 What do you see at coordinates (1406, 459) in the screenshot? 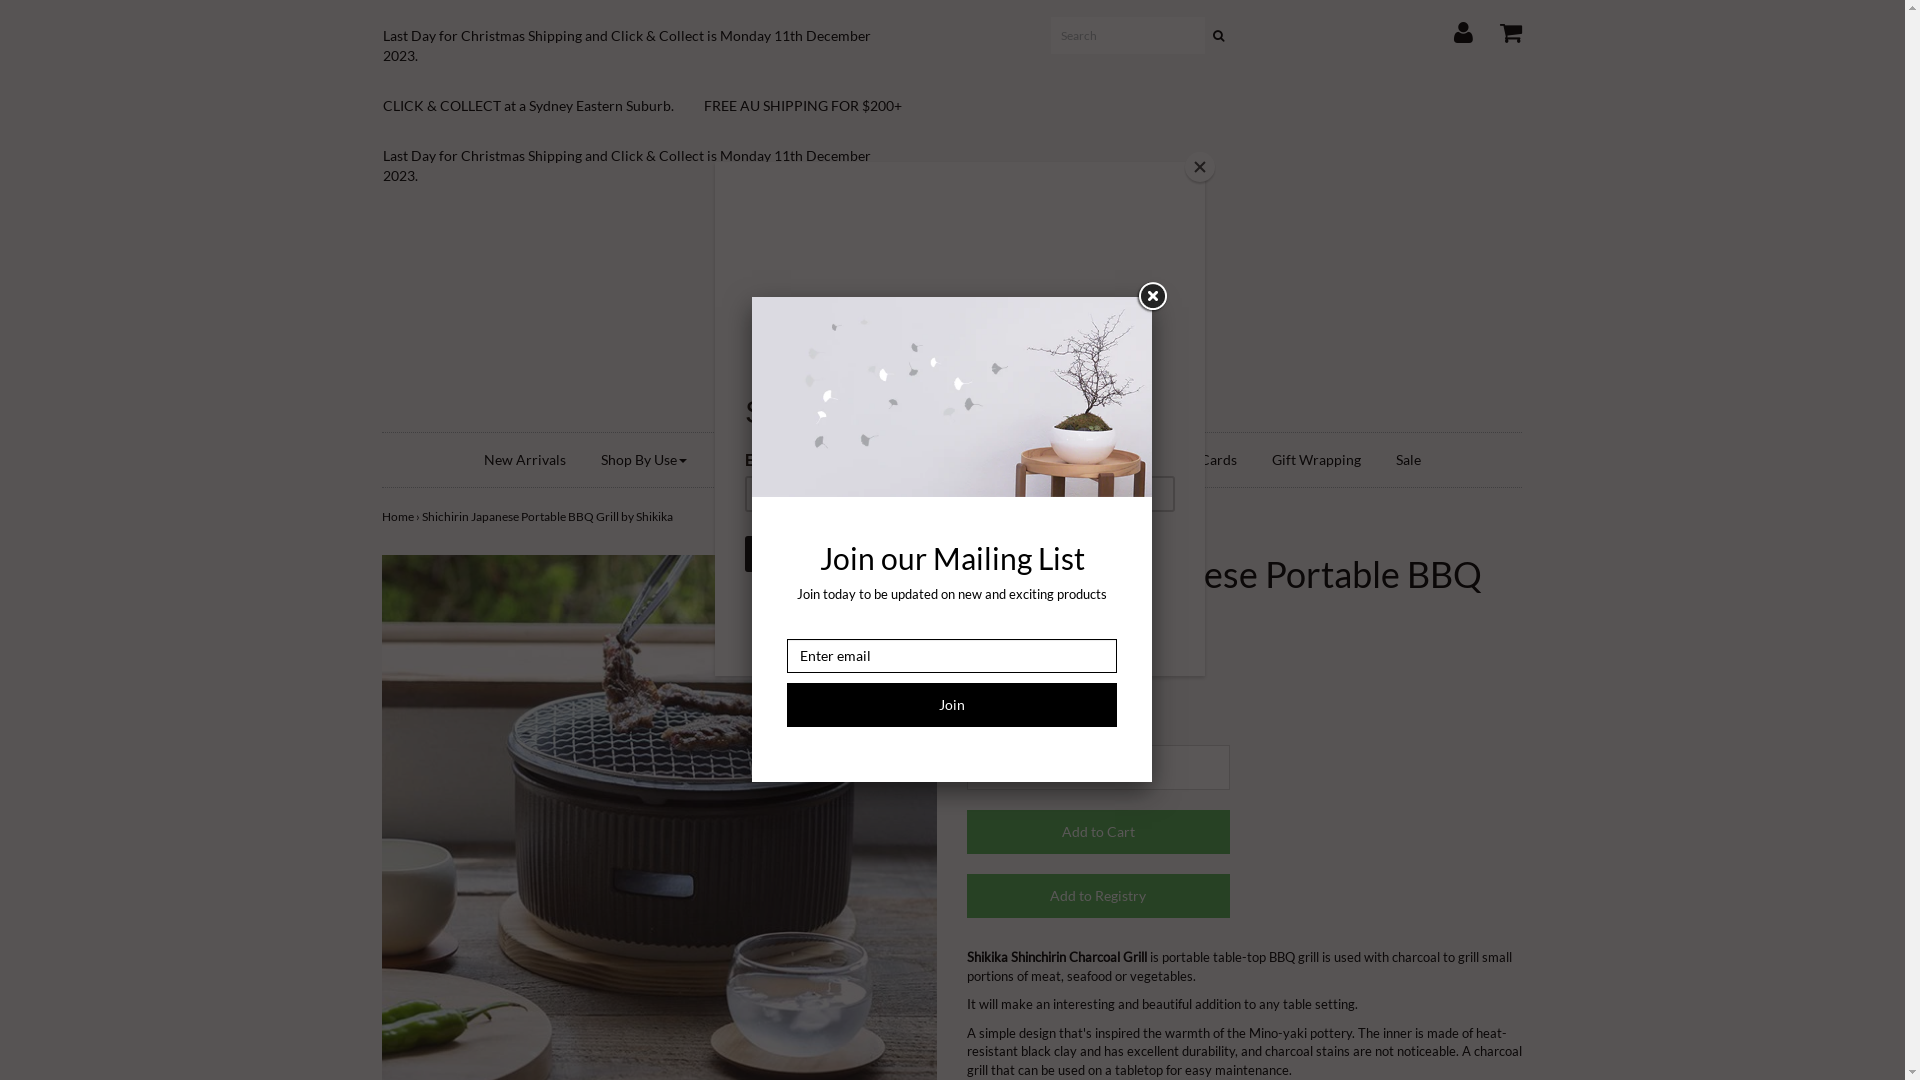
I see `'Sale'` at bounding box center [1406, 459].